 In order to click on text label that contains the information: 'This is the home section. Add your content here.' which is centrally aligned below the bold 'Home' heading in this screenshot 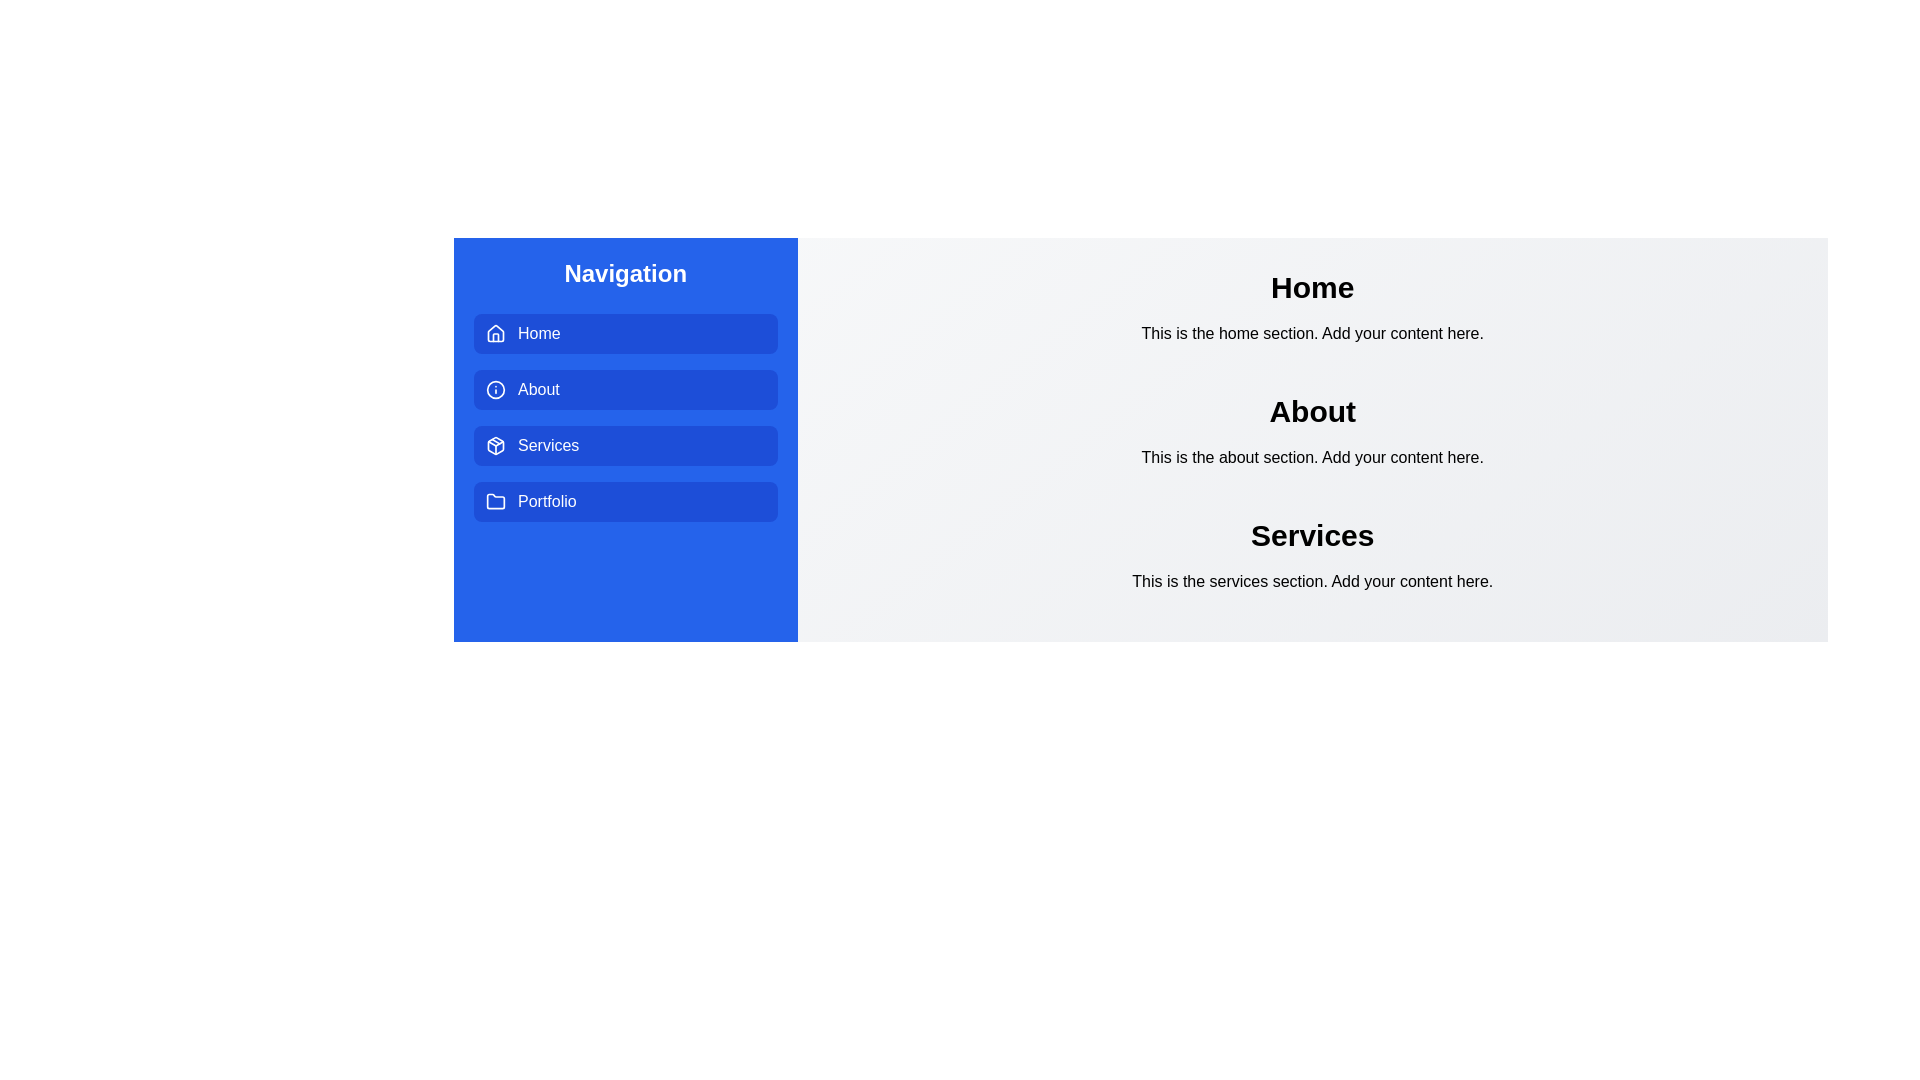, I will do `click(1312, 333)`.